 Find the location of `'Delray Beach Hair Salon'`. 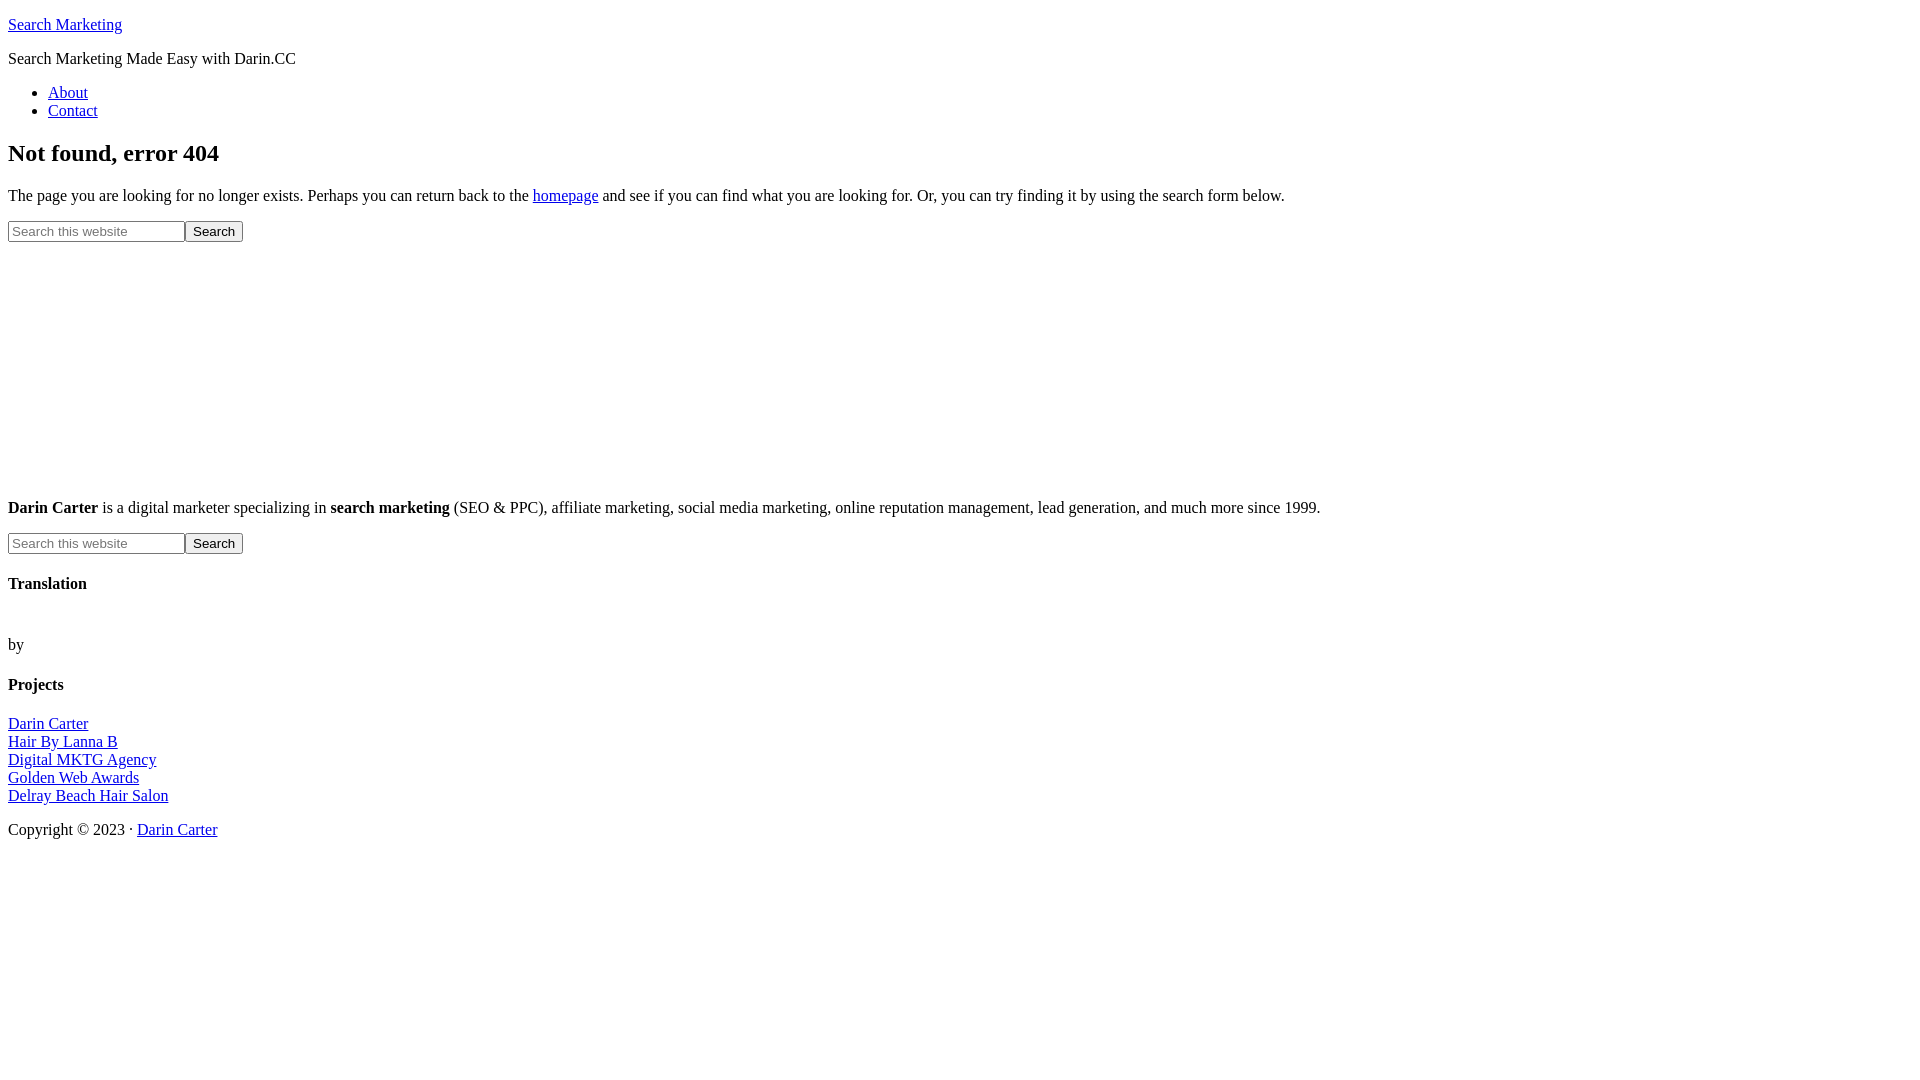

'Delray Beach Hair Salon' is located at coordinates (86, 794).